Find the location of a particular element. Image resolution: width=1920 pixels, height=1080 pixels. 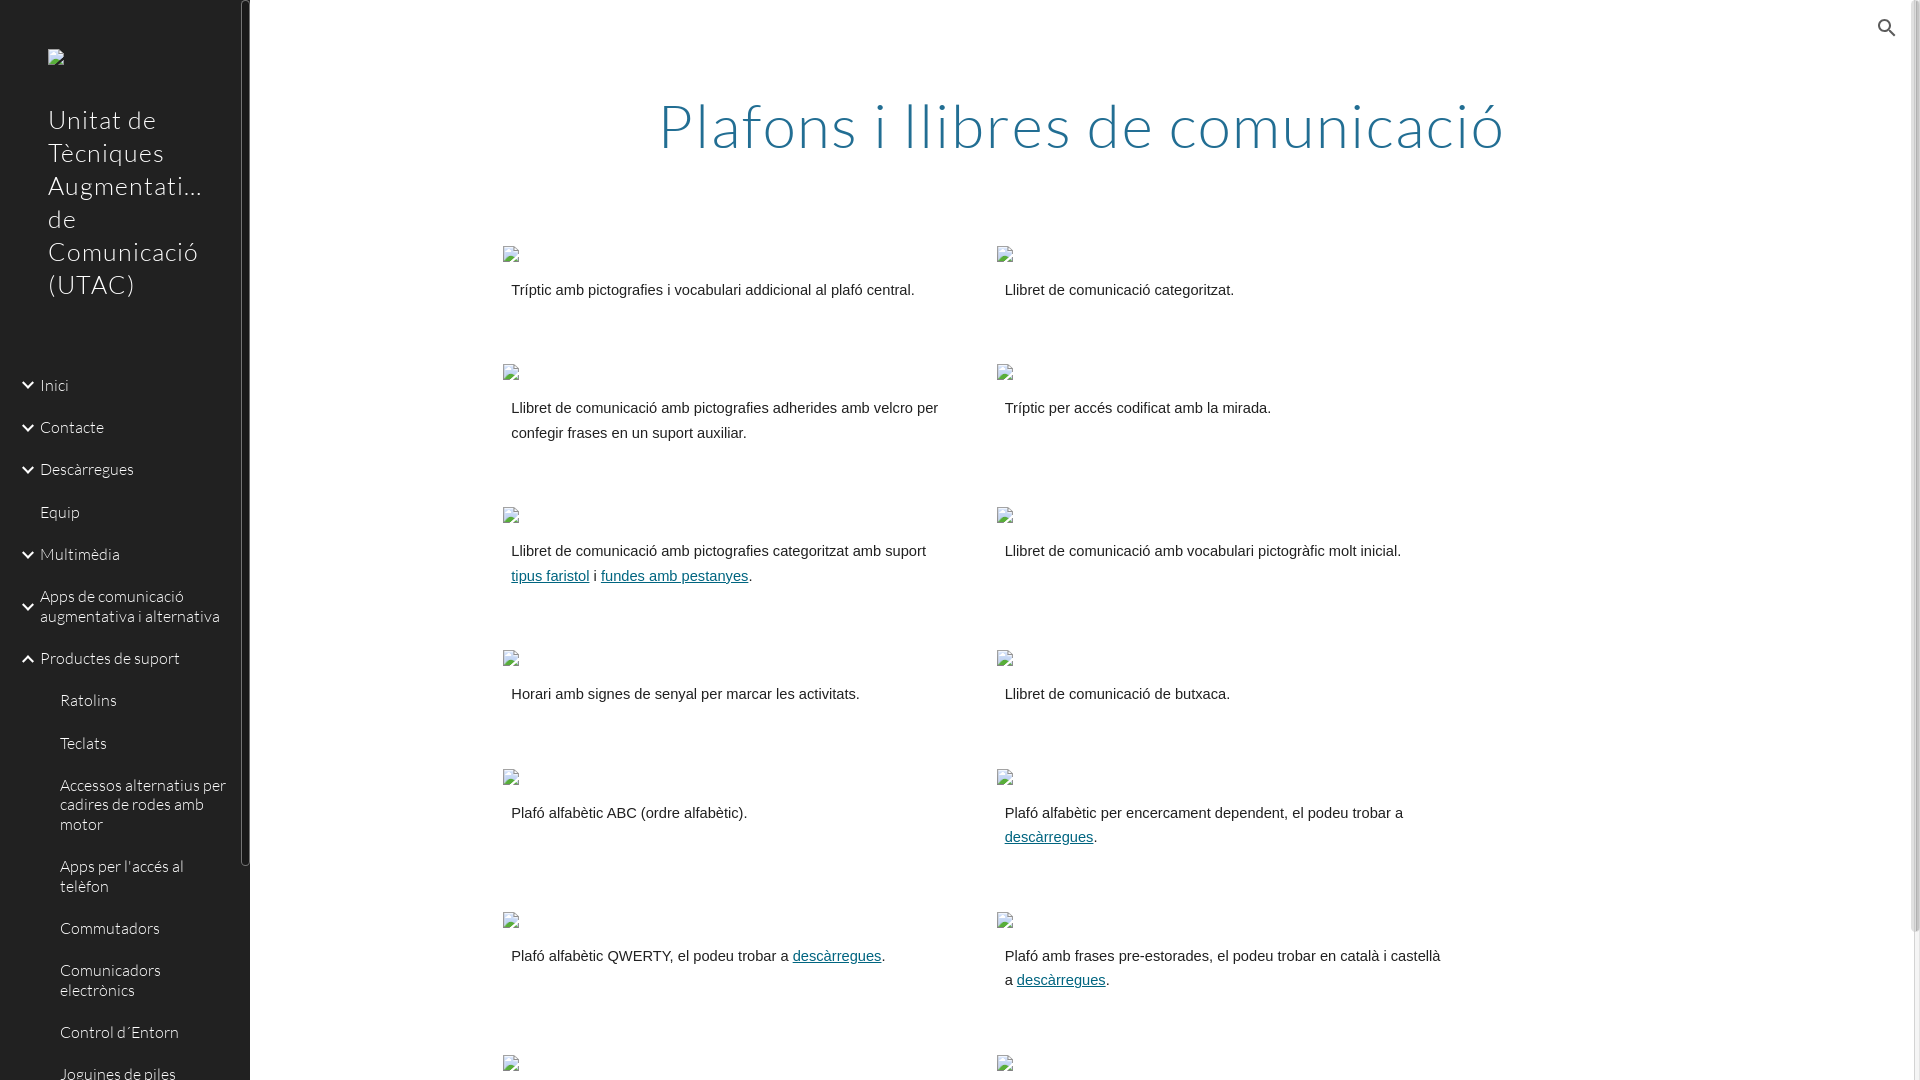

'Equip' is located at coordinates (35, 511).